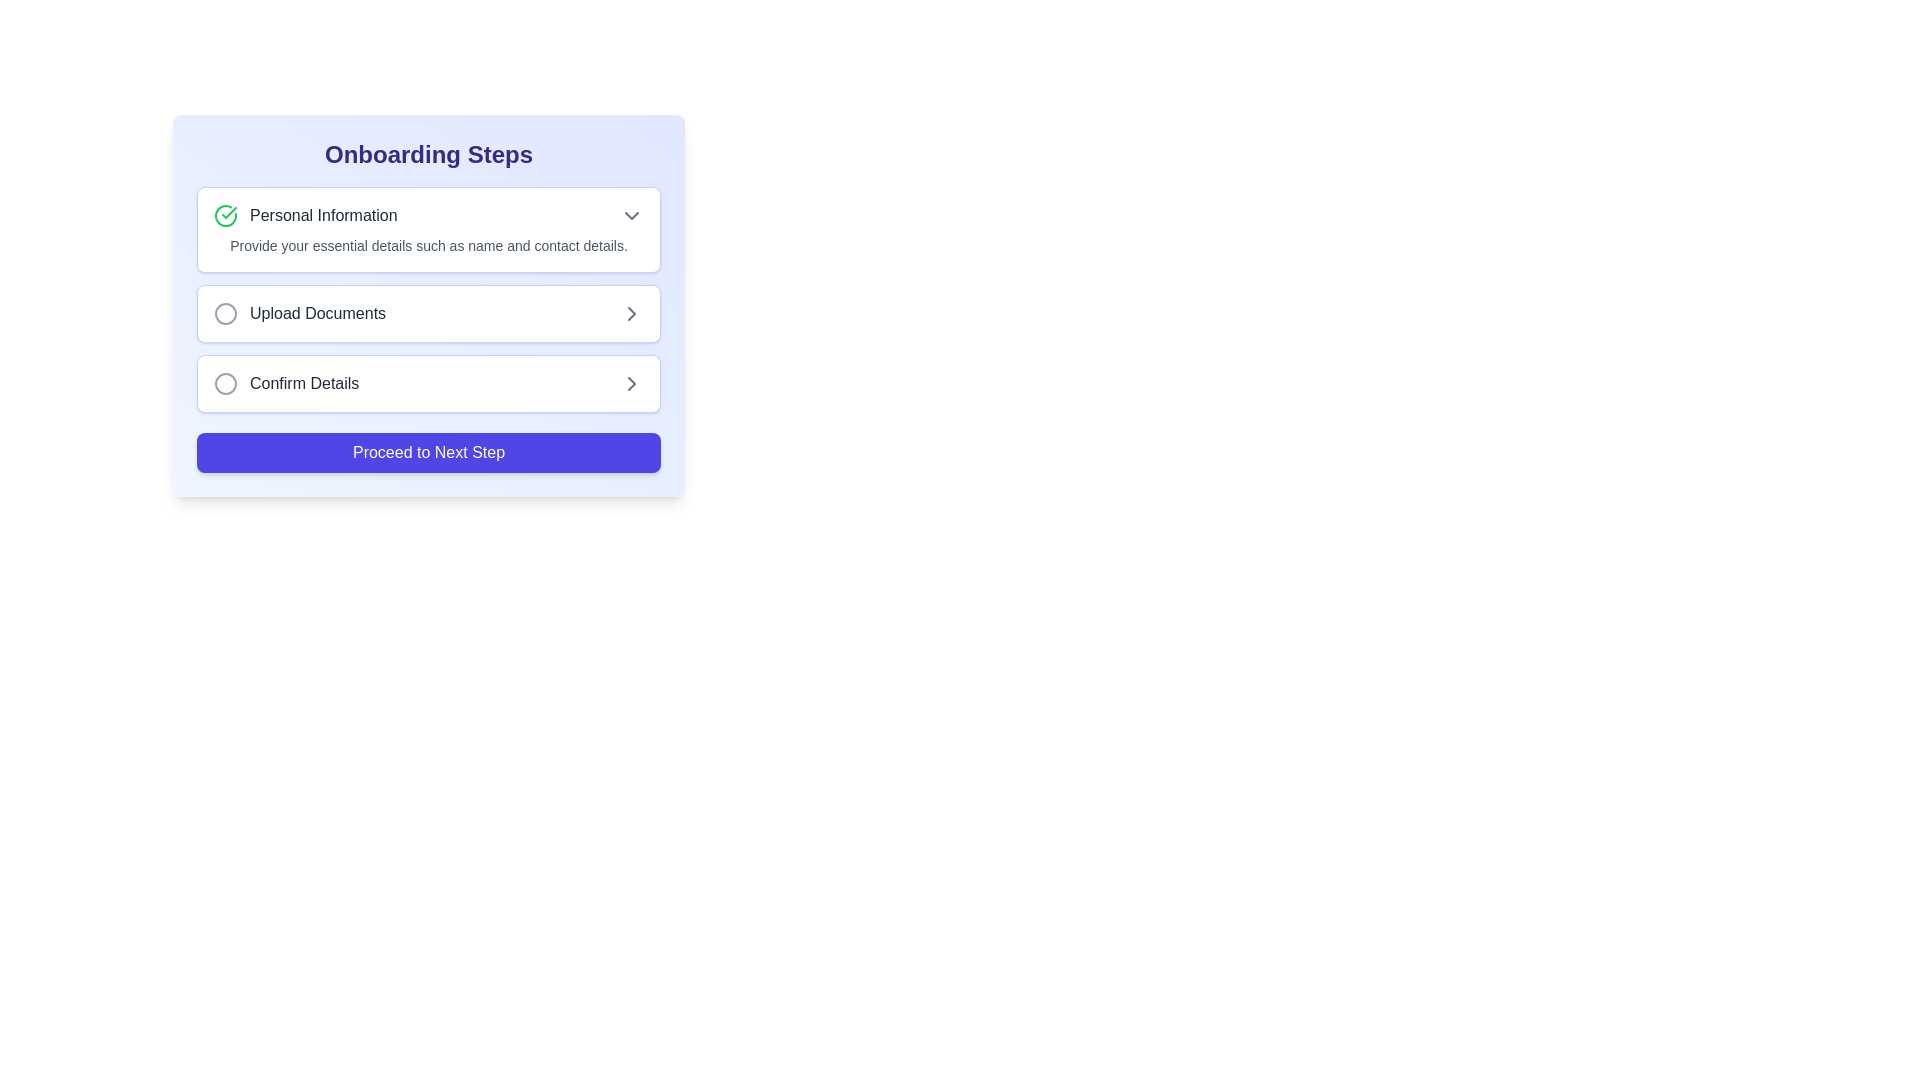 The height and width of the screenshot is (1080, 1920). I want to click on the 'Confirm Details' list item in the vertical navigation, so click(427, 384).